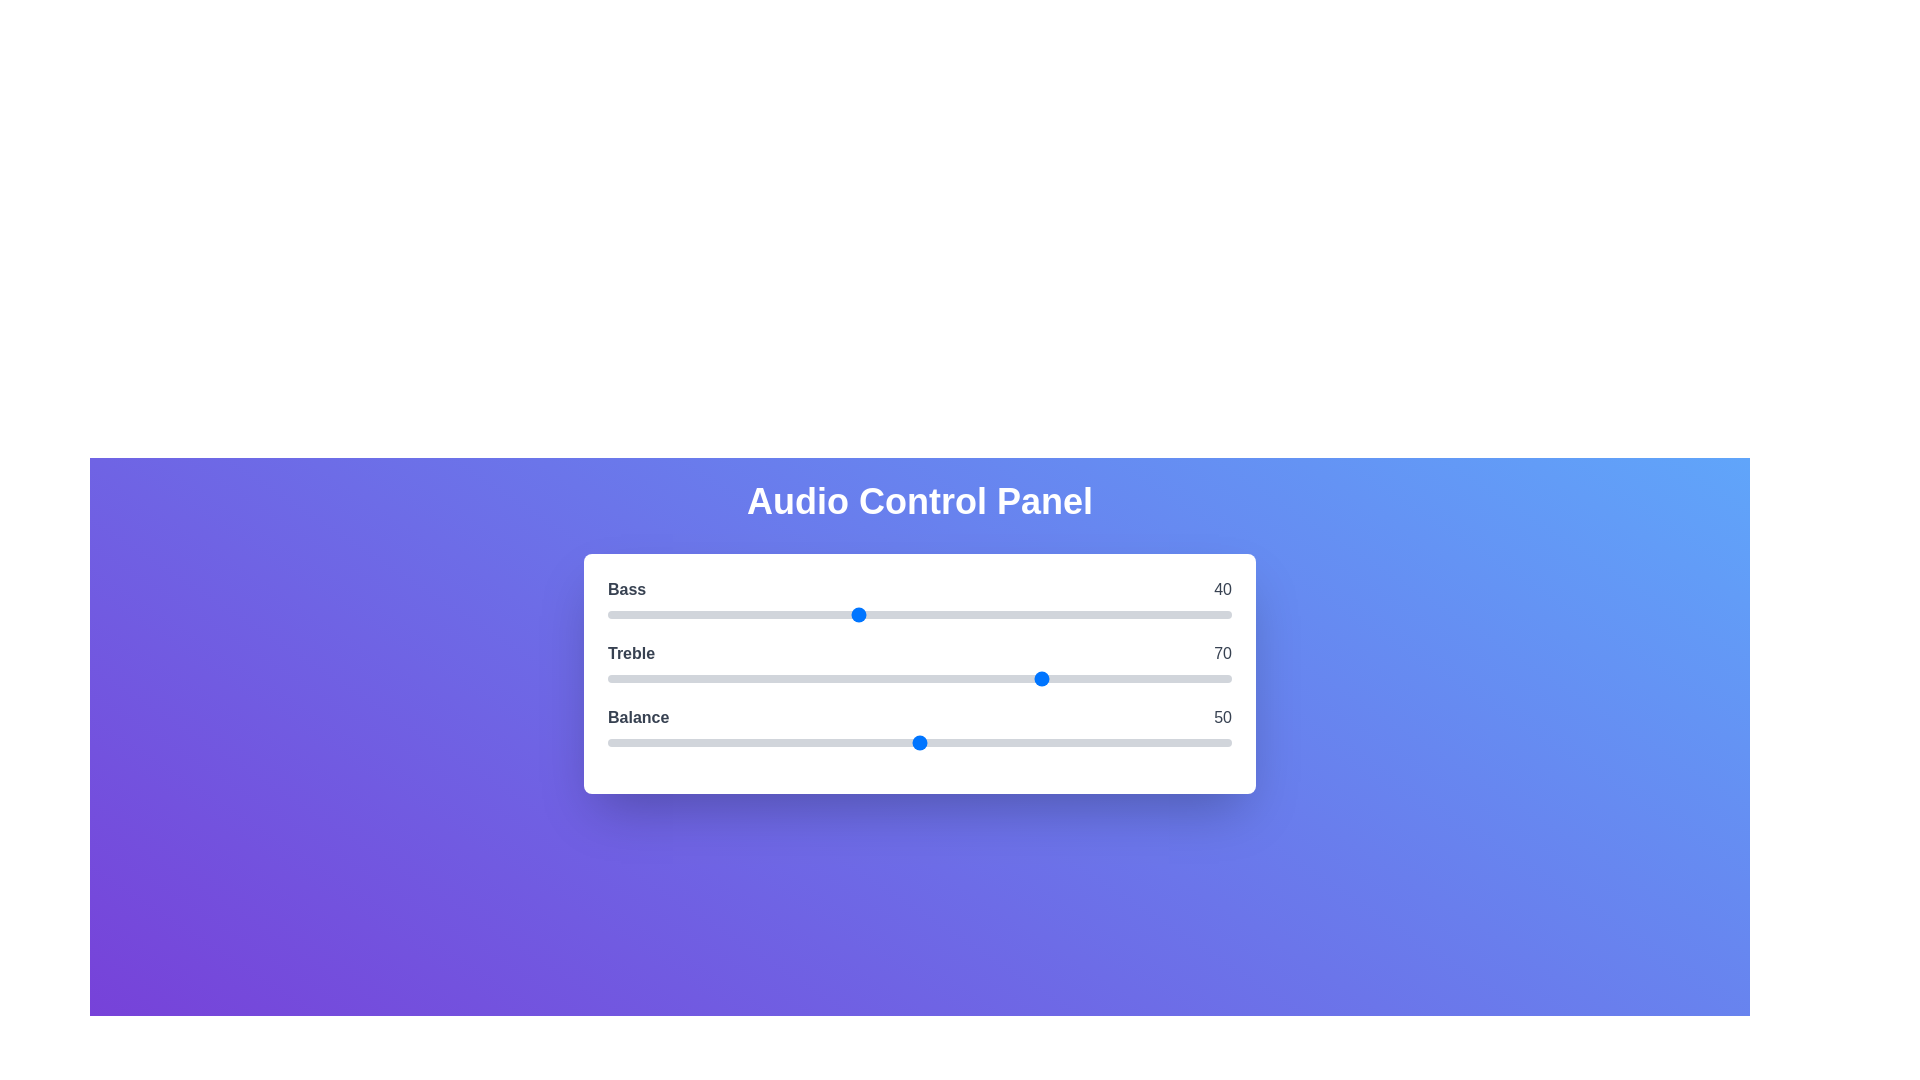 This screenshot has width=1920, height=1080. I want to click on the 0 slider to 17, so click(714, 613).